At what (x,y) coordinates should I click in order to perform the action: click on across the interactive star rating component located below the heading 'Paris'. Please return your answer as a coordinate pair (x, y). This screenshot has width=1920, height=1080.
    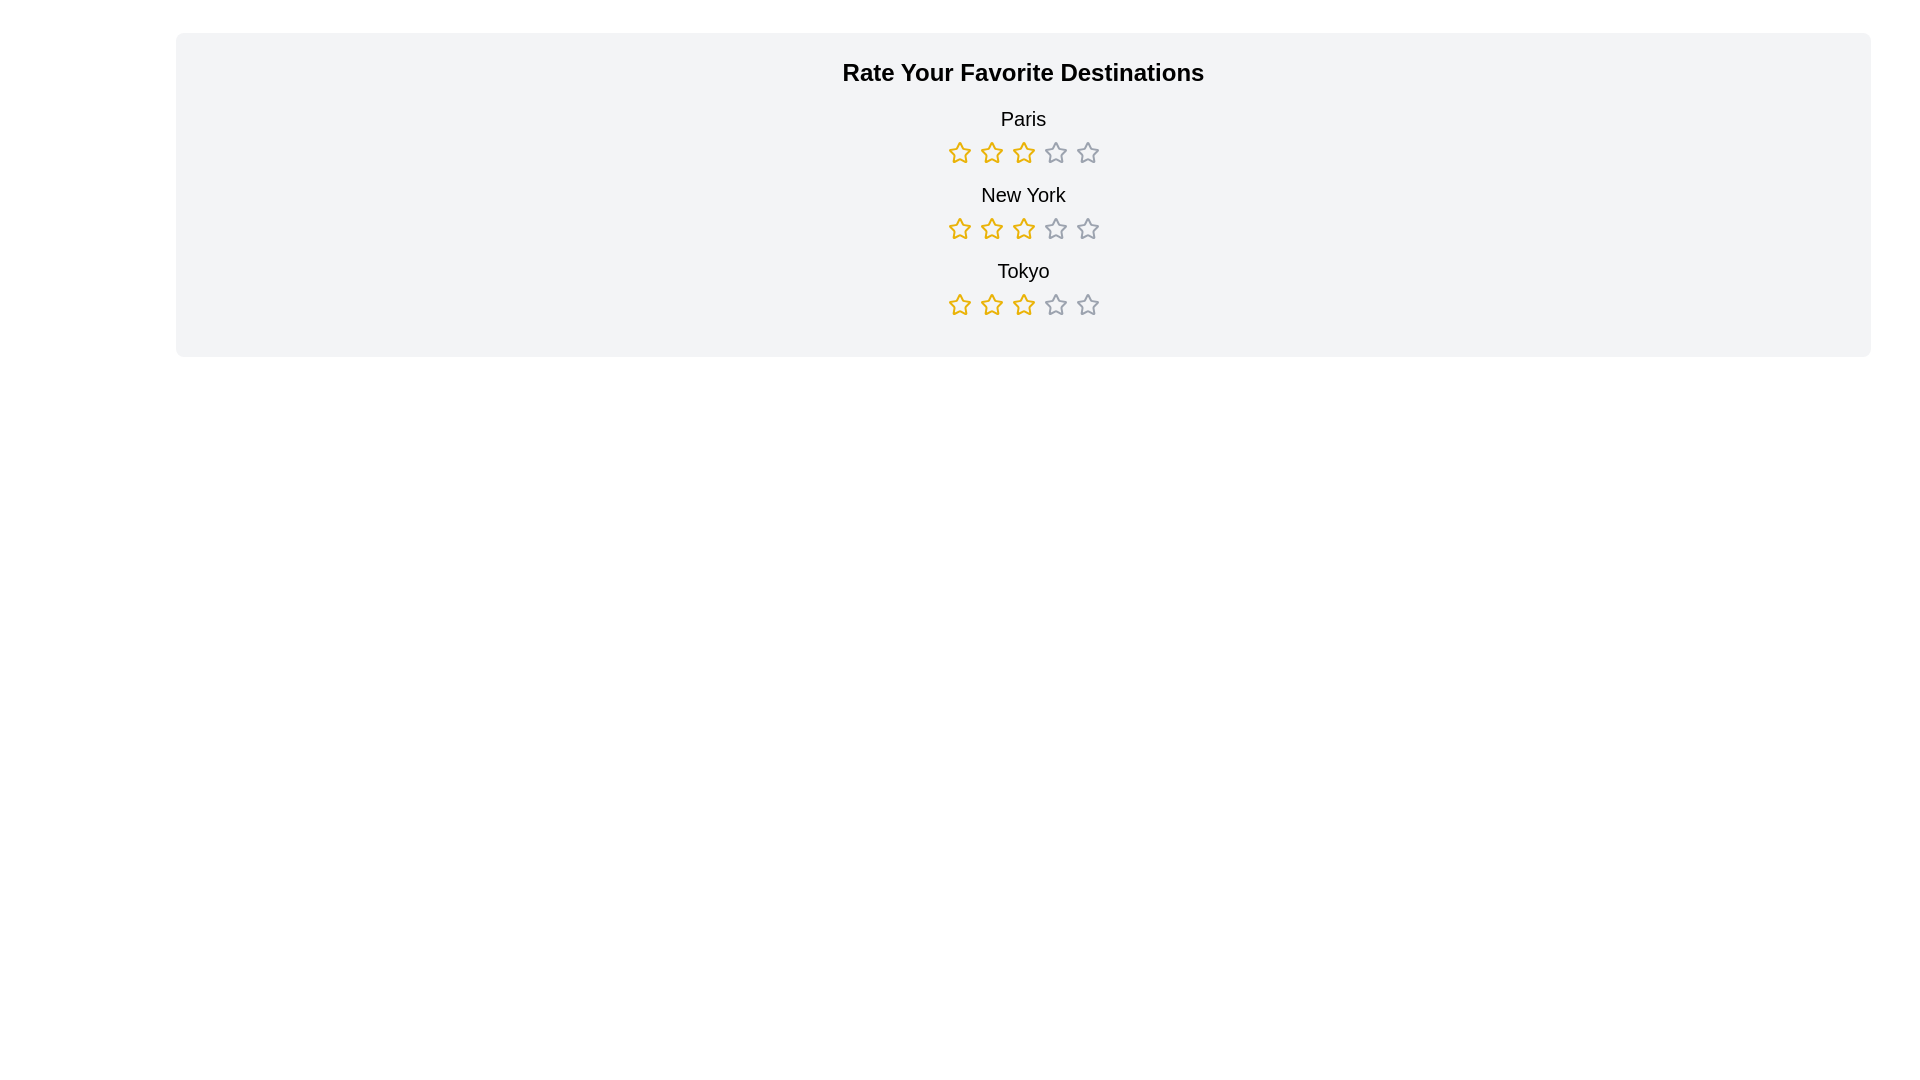
    Looking at the image, I should click on (1023, 152).